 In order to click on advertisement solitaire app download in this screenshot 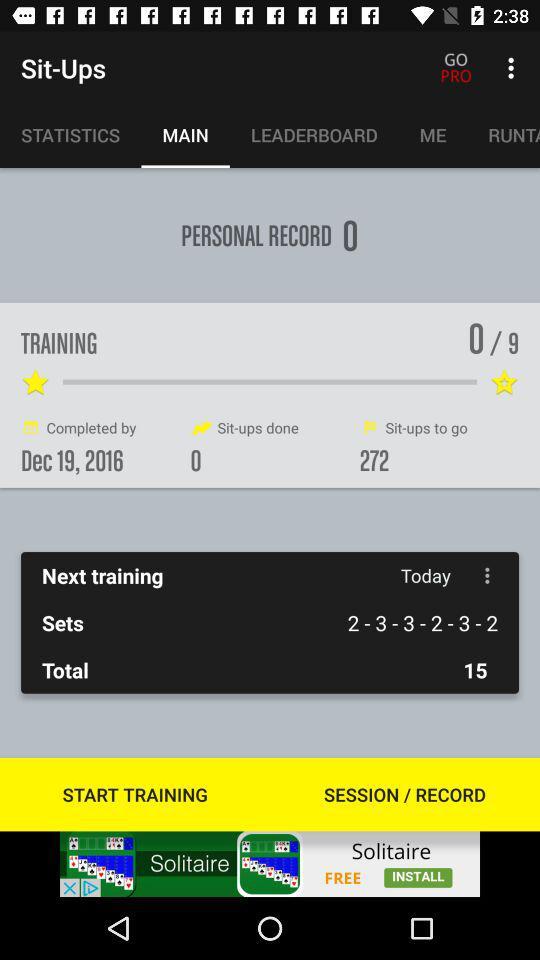, I will do `click(270, 863)`.